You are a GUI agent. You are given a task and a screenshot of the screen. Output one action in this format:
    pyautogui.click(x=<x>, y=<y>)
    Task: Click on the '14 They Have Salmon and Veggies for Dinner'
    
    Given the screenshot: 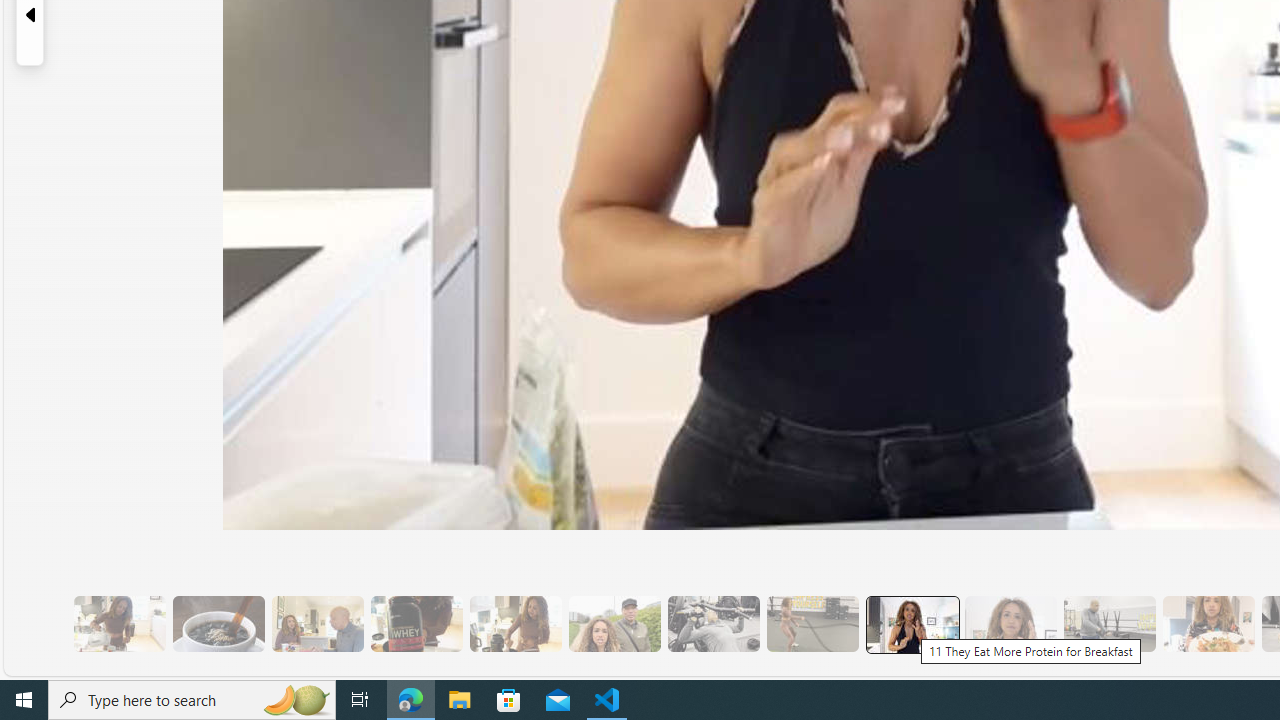 What is the action you would take?
    pyautogui.click(x=1207, y=623)
    